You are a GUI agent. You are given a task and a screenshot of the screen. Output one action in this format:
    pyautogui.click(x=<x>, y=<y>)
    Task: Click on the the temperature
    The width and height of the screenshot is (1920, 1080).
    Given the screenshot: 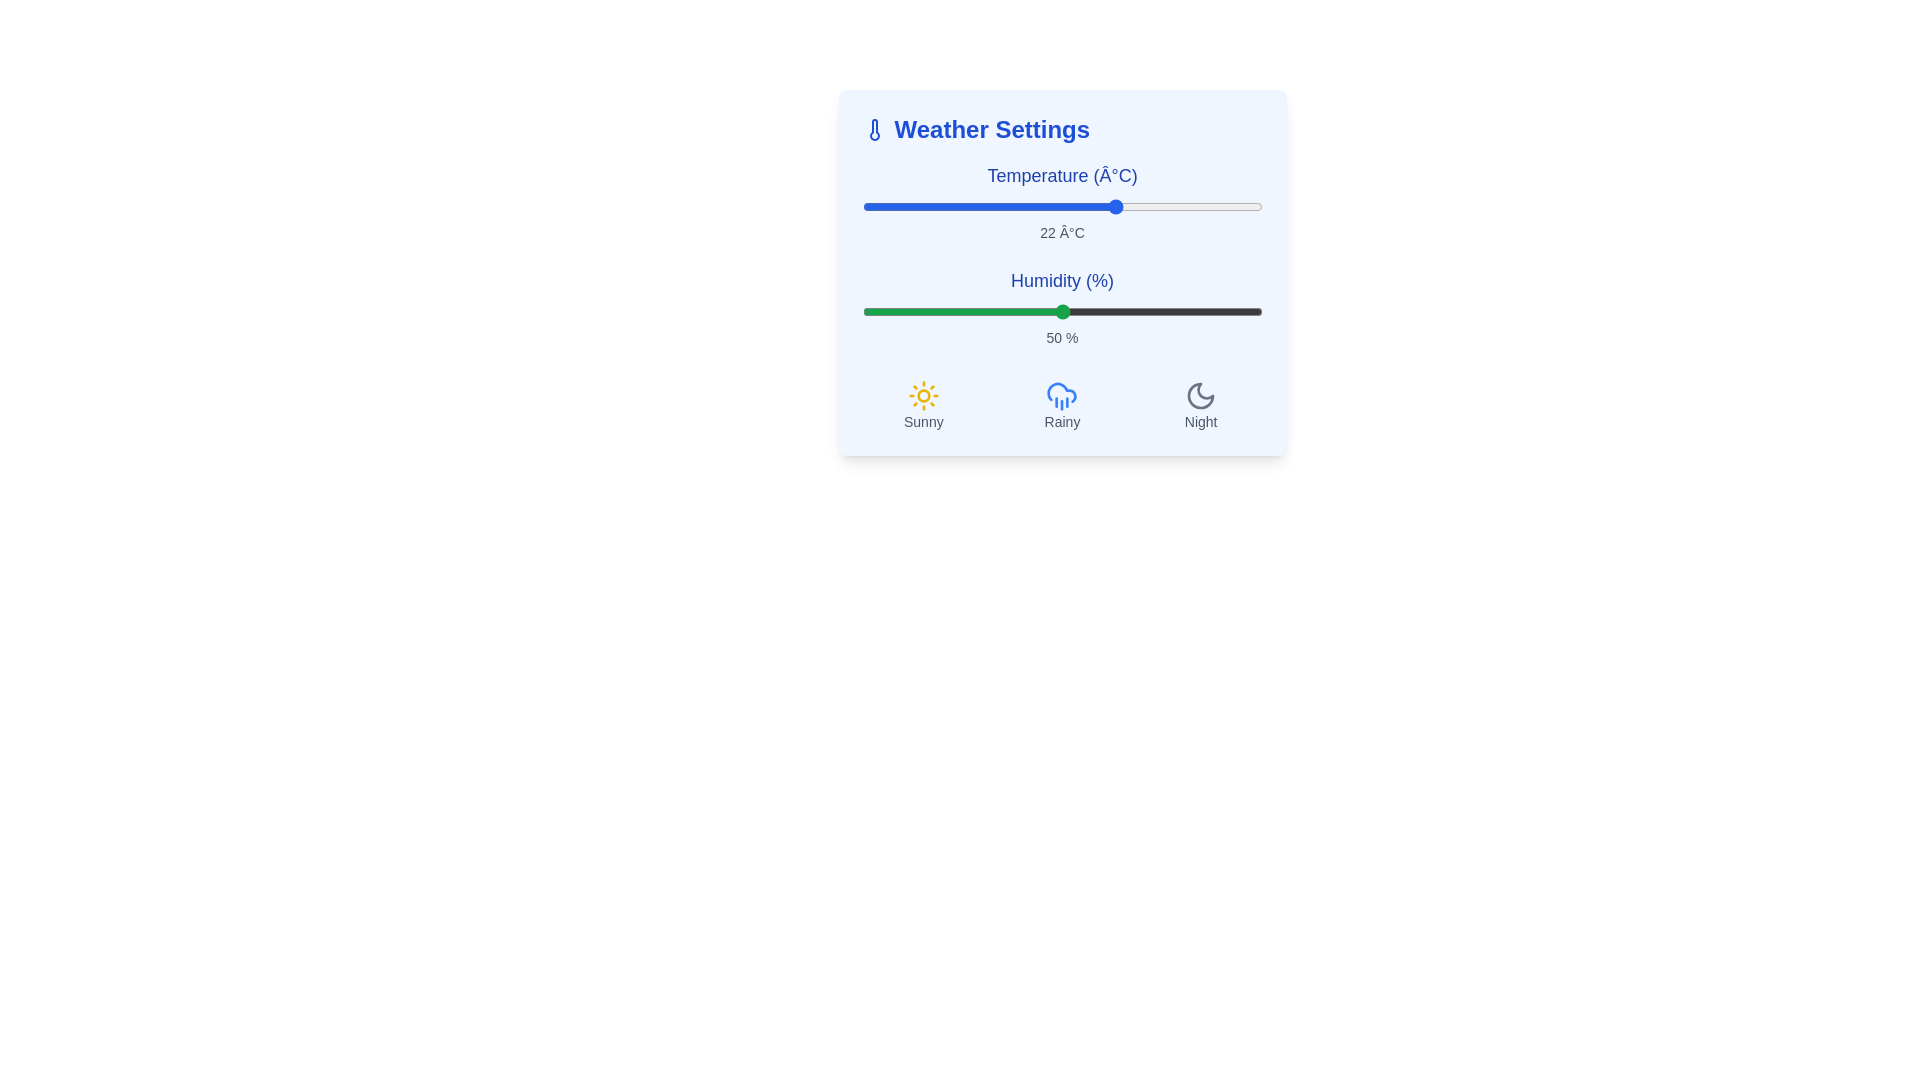 What is the action you would take?
    pyautogui.click(x=982, y=207)
    